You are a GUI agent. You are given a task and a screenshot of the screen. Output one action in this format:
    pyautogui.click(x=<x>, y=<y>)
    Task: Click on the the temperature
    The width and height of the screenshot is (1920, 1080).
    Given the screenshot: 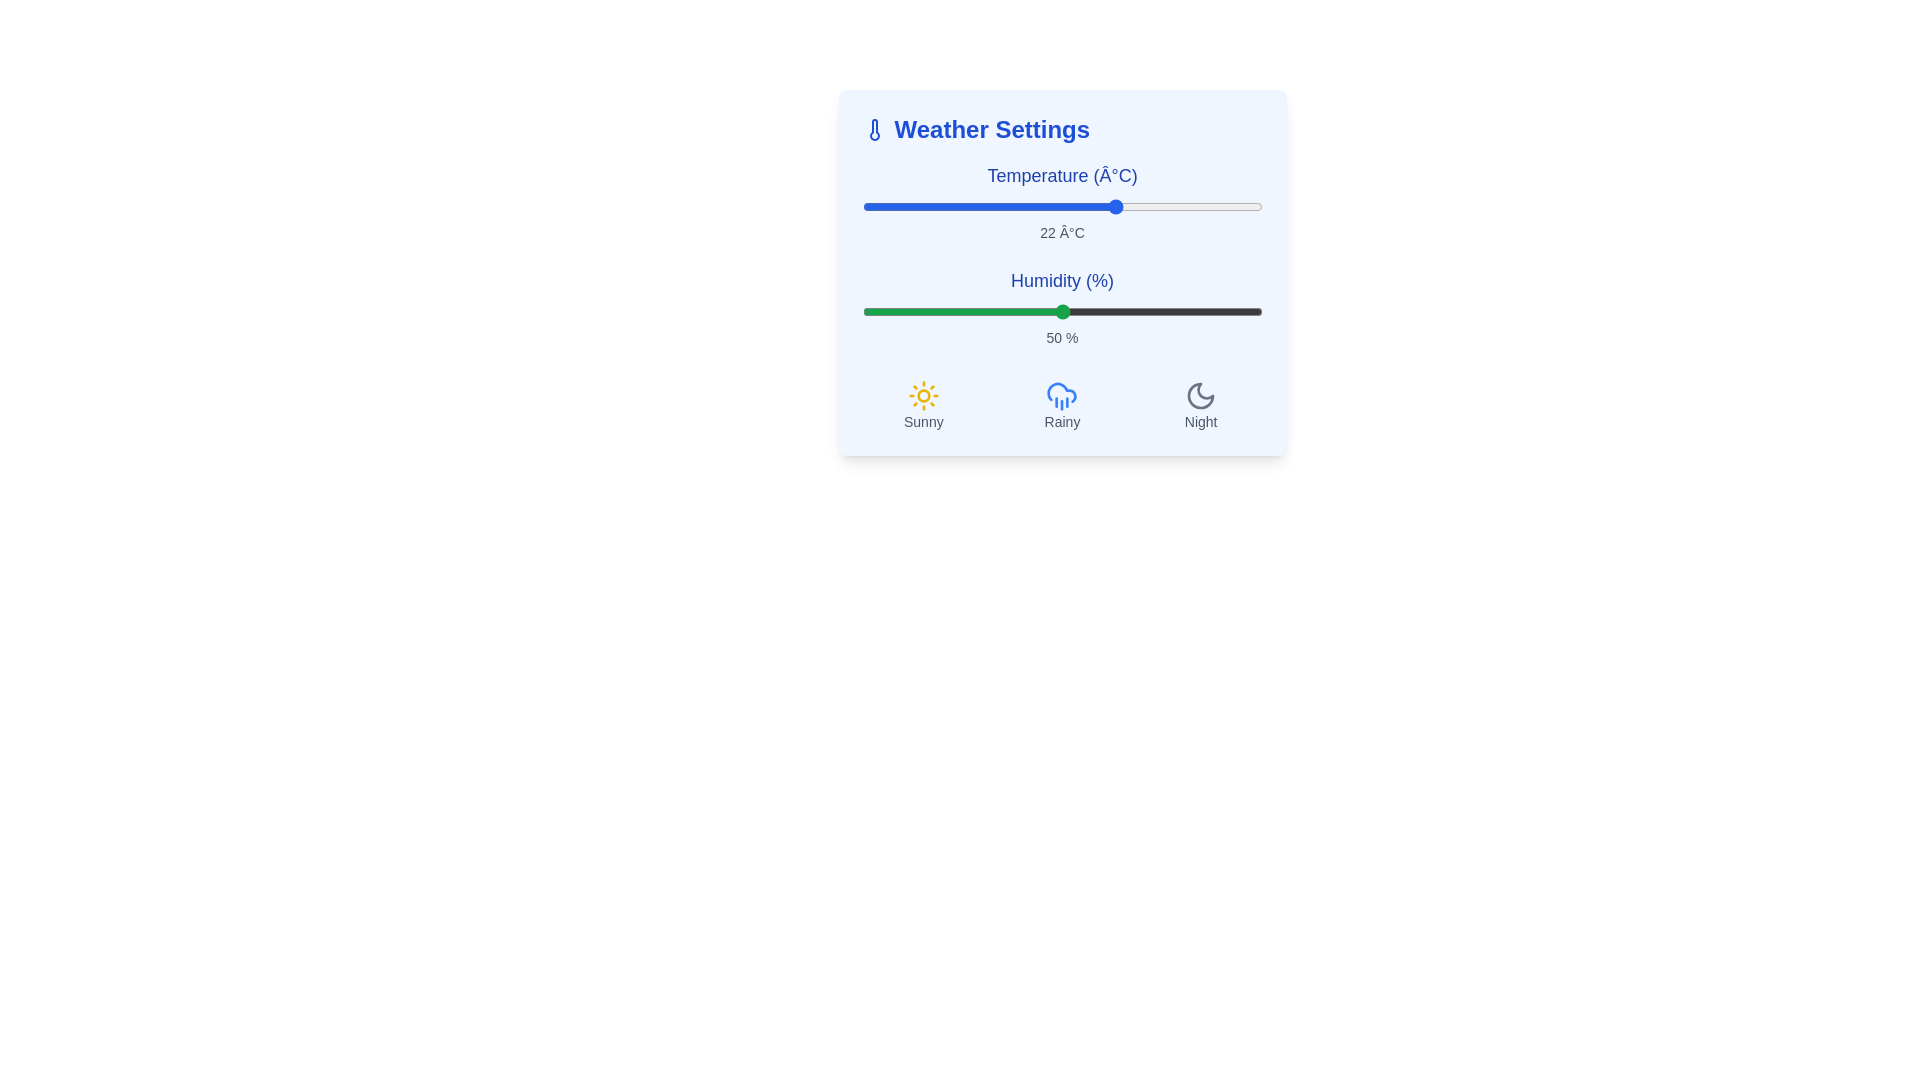 What is the action you would take?
    pyautogui.click(x=982, y=207)
    